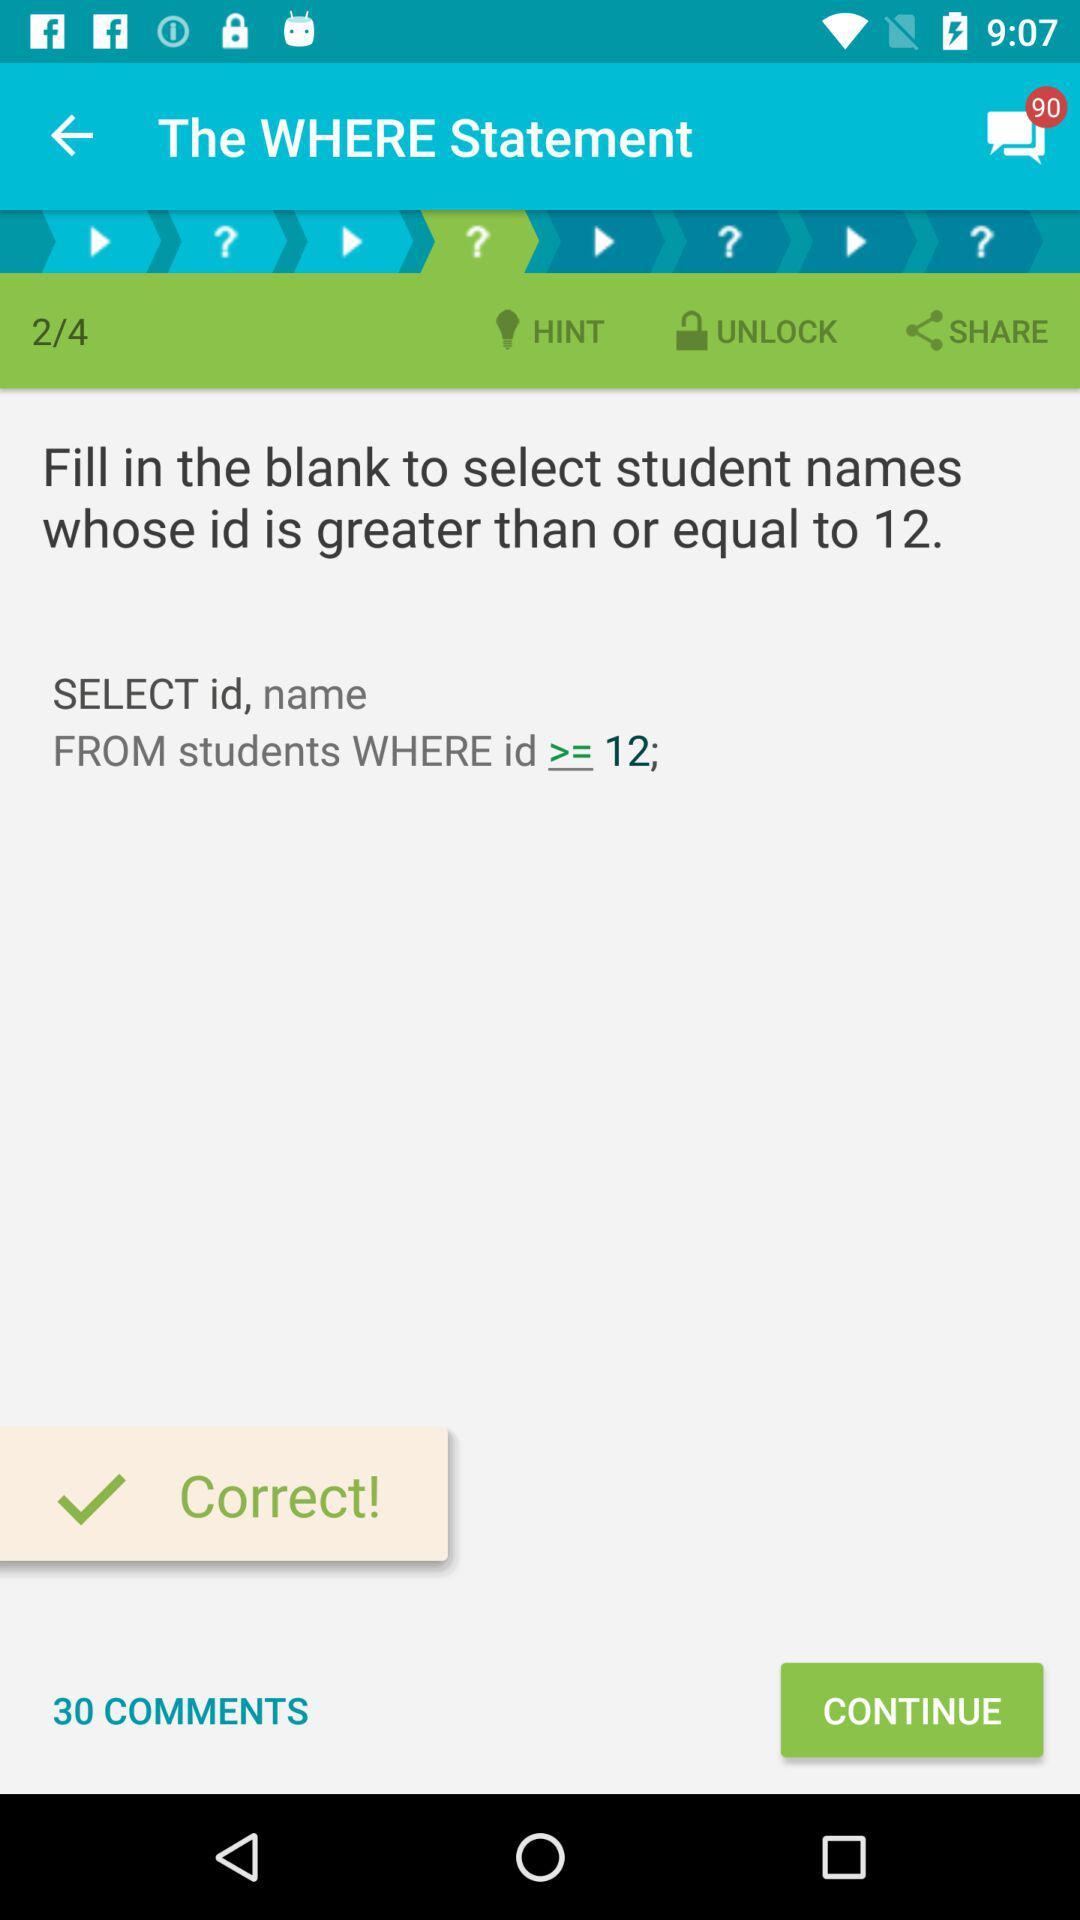 The height and width of the screenshot is (1920, 1080). I want to click on the help icon, so click(224, 240).